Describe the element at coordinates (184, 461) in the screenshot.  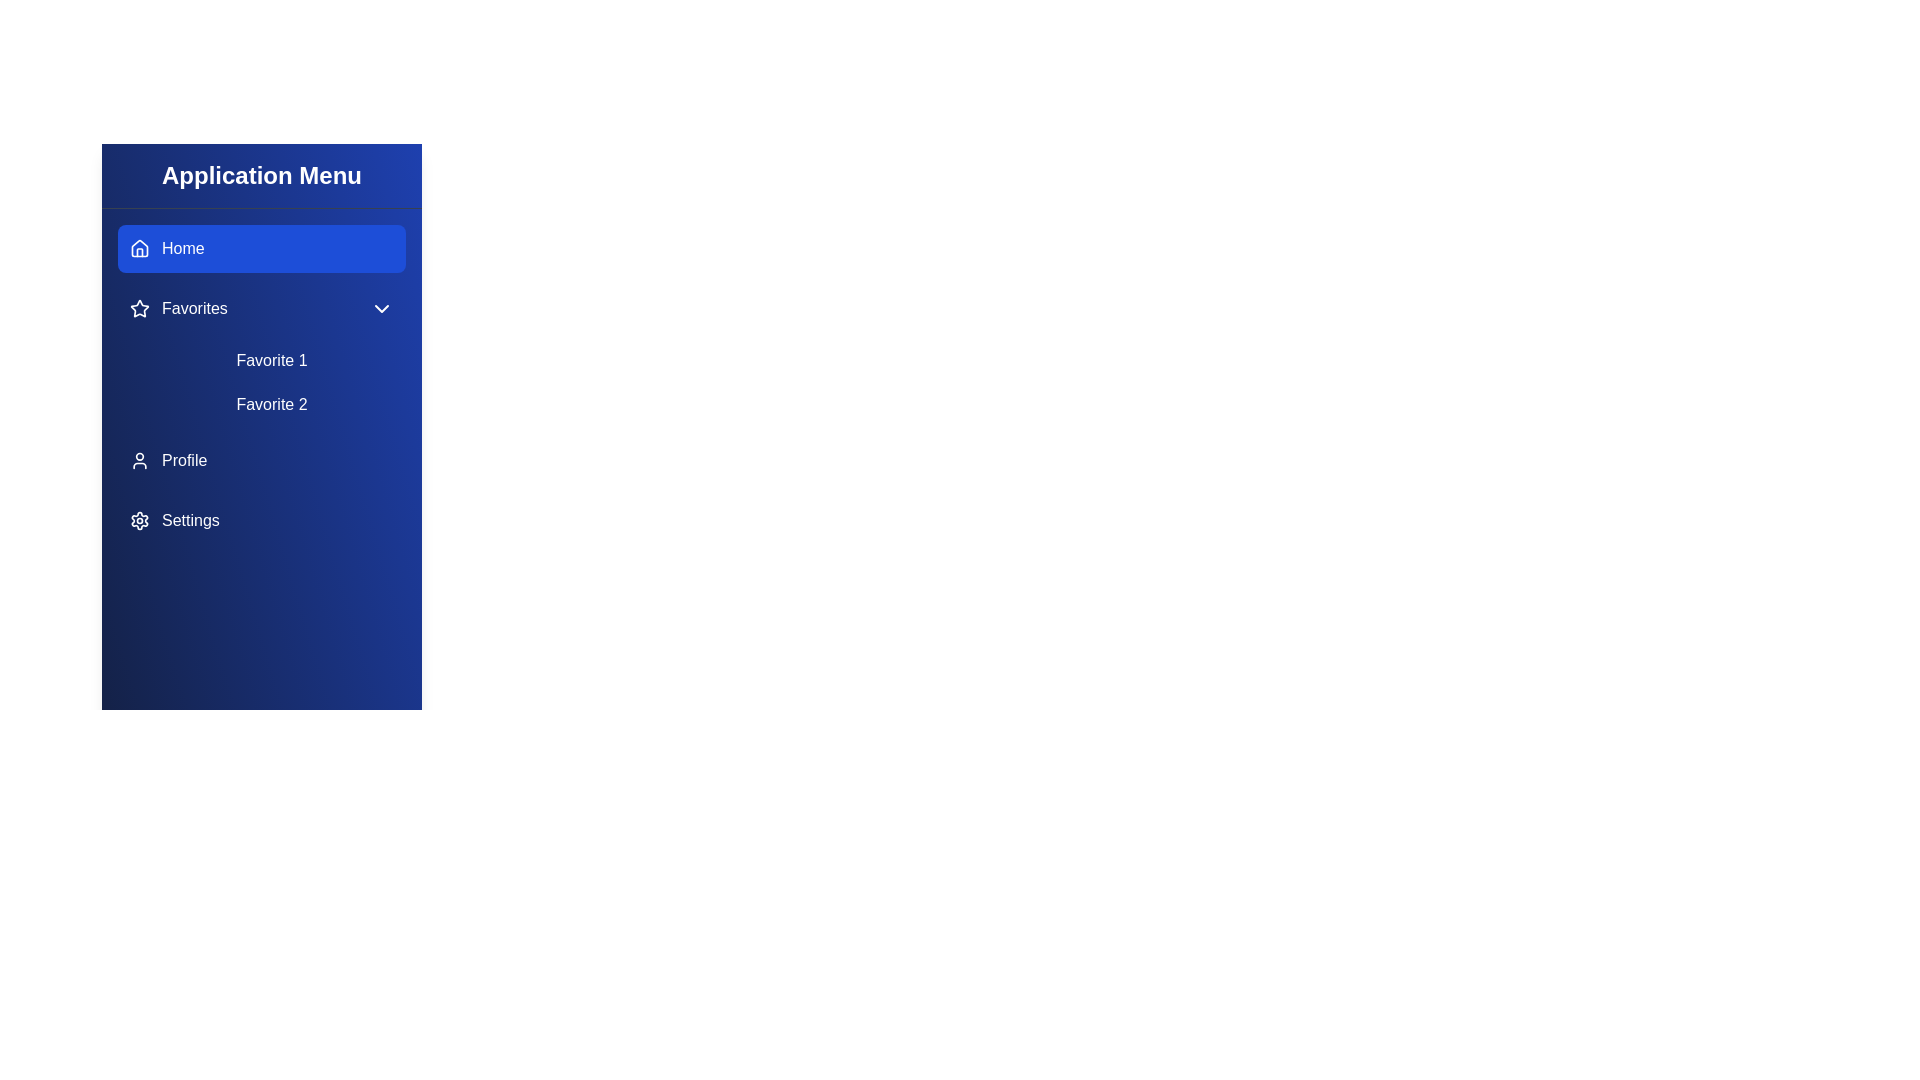
I see `the 'Profile' text label in the sidebar menu, which is positioned under 'Favorites' and above 'Settings', to identify the section of the application menu` at that location.